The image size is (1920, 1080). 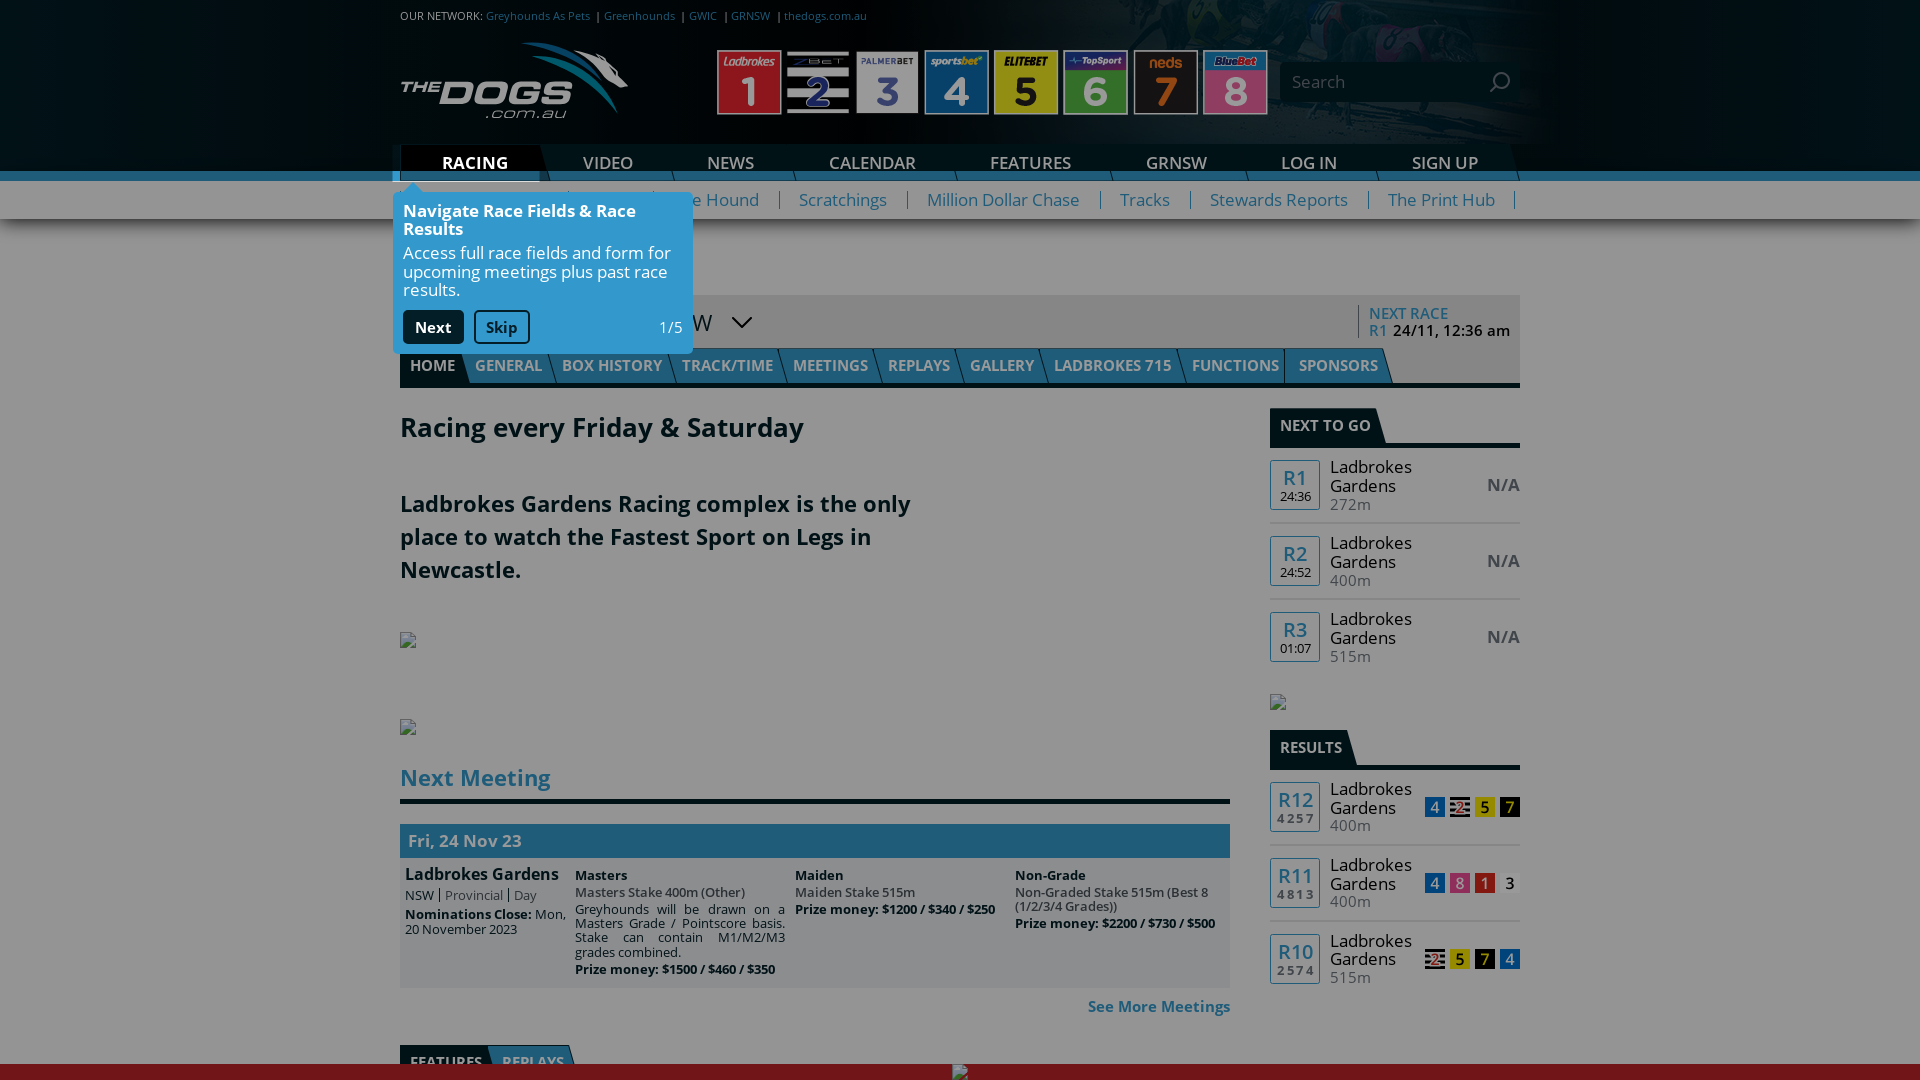 What do you see at coordinates (702, 15) in the screenshot?
I see `'GWIC'` at bounding box center [702, 15].